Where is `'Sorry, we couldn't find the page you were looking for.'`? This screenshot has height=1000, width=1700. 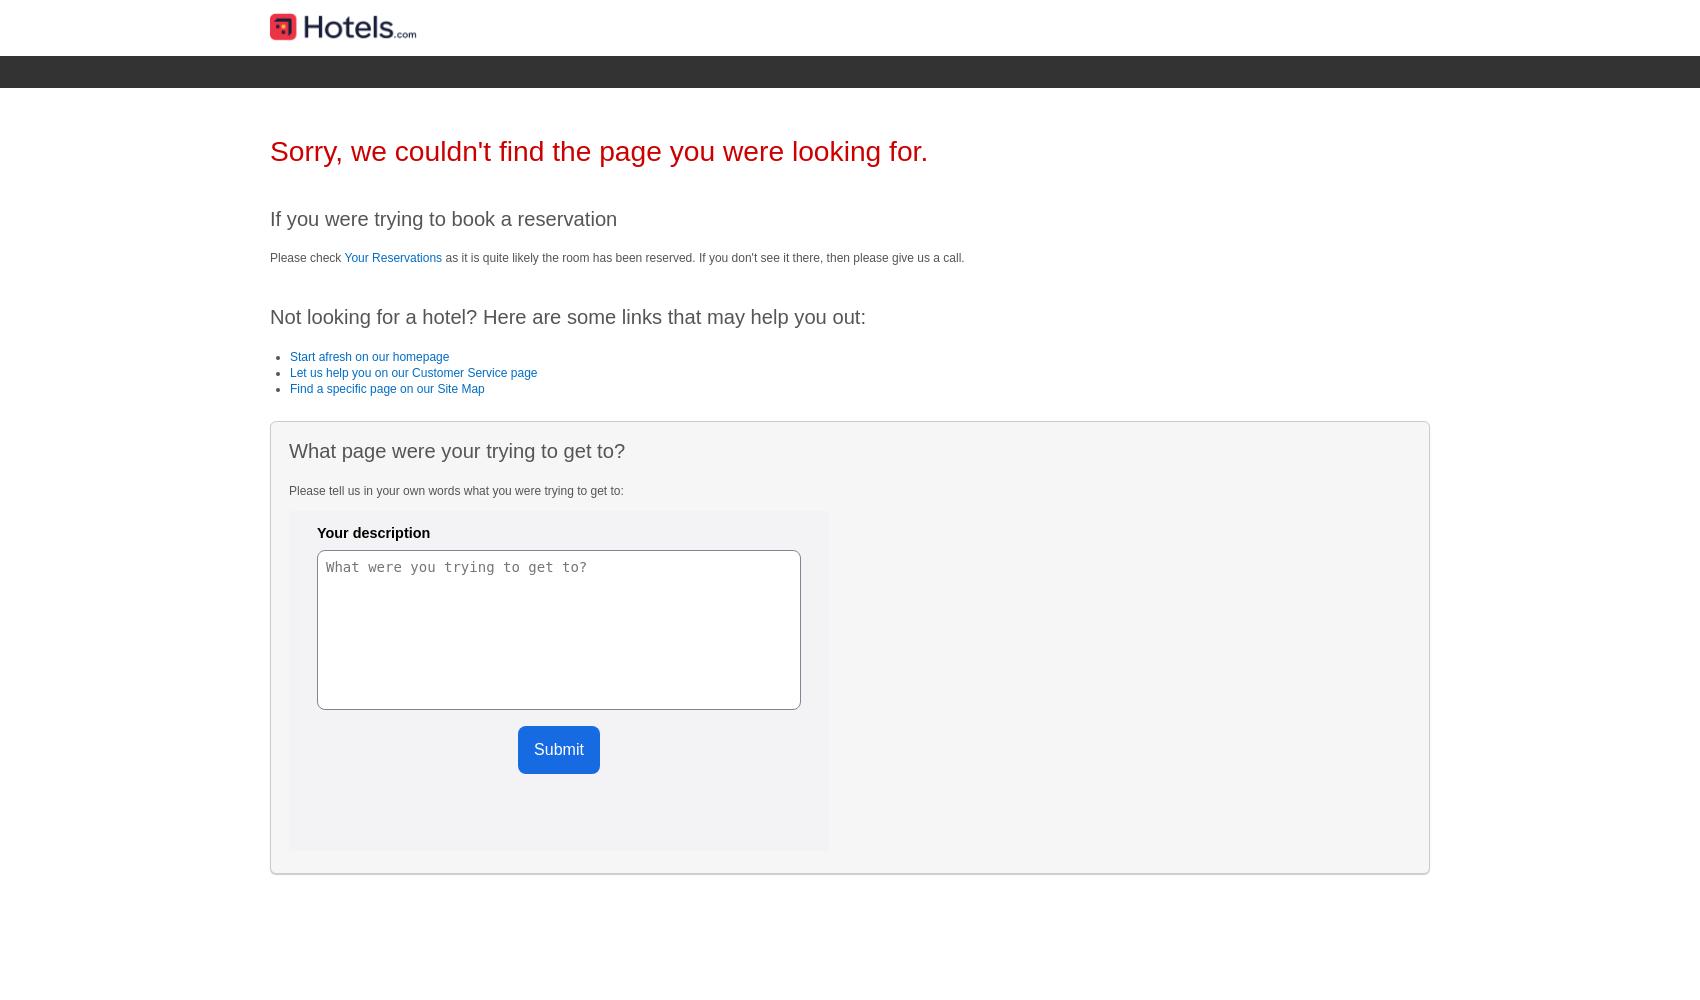 'Sorry, we couldn't find the page you were looking for.' is located at coordinates (598, 151).